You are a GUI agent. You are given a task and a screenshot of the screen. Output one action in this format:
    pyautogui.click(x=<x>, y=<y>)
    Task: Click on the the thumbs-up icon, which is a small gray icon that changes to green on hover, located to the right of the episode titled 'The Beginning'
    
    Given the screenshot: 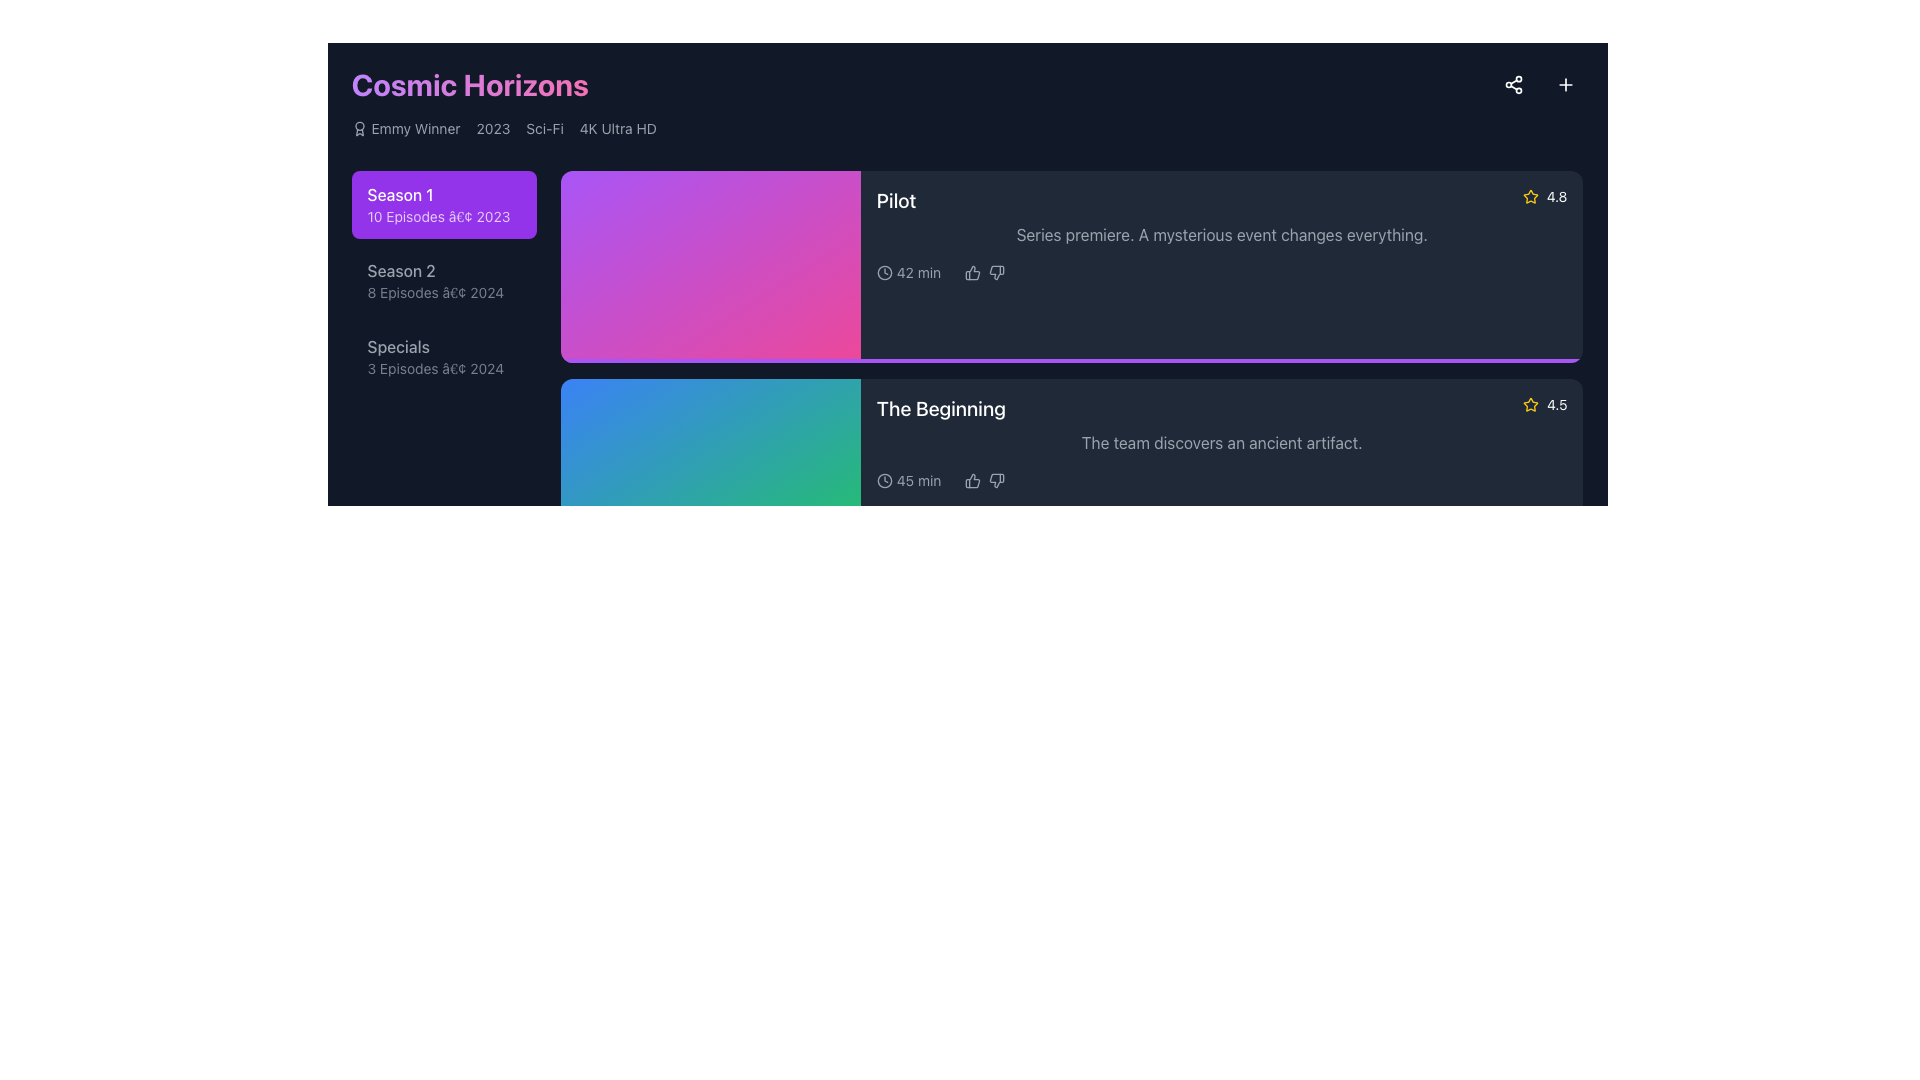 What is the action you would take?
    pyautogui.click(x=973, y=481)
    